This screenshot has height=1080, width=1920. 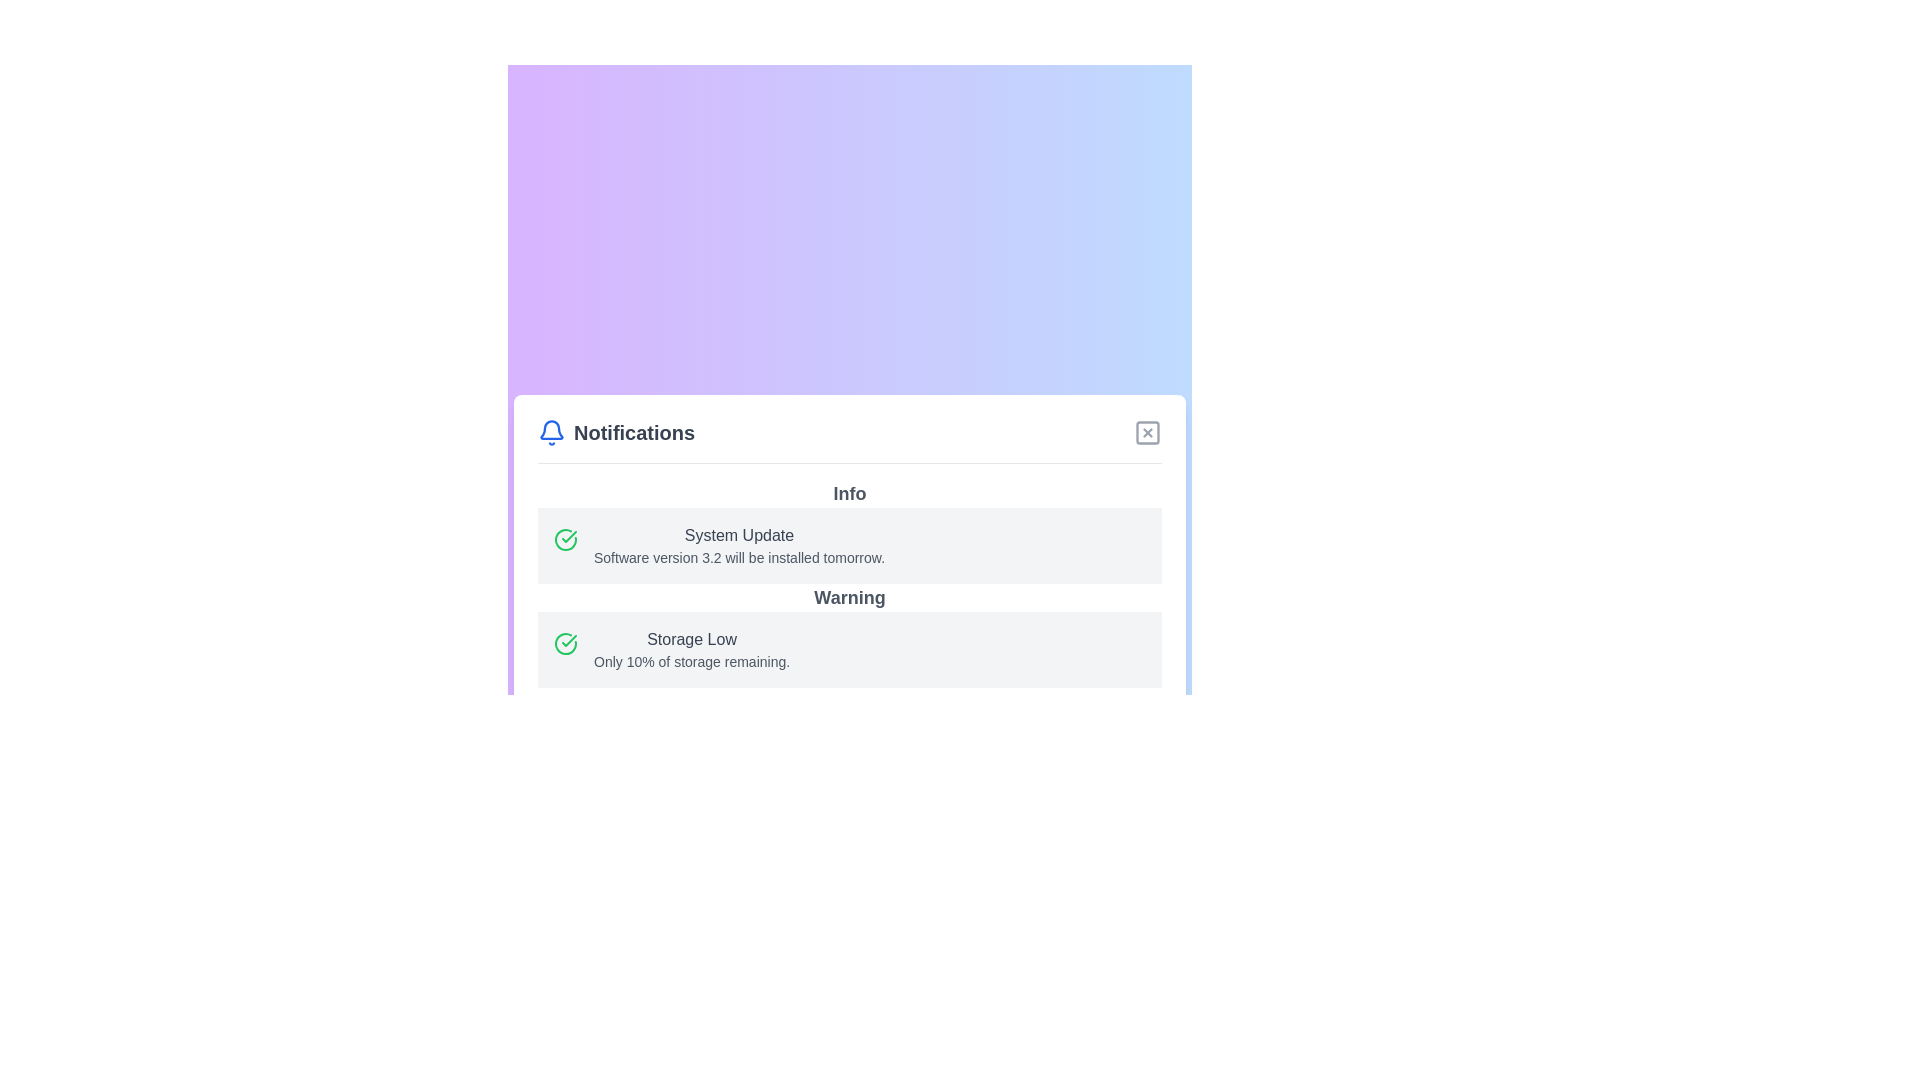 I want to click on text from the notification titled 'System Update' that informs about 'Software version 3.2 will be installed tomorrow.', so click(x=738, y=545).